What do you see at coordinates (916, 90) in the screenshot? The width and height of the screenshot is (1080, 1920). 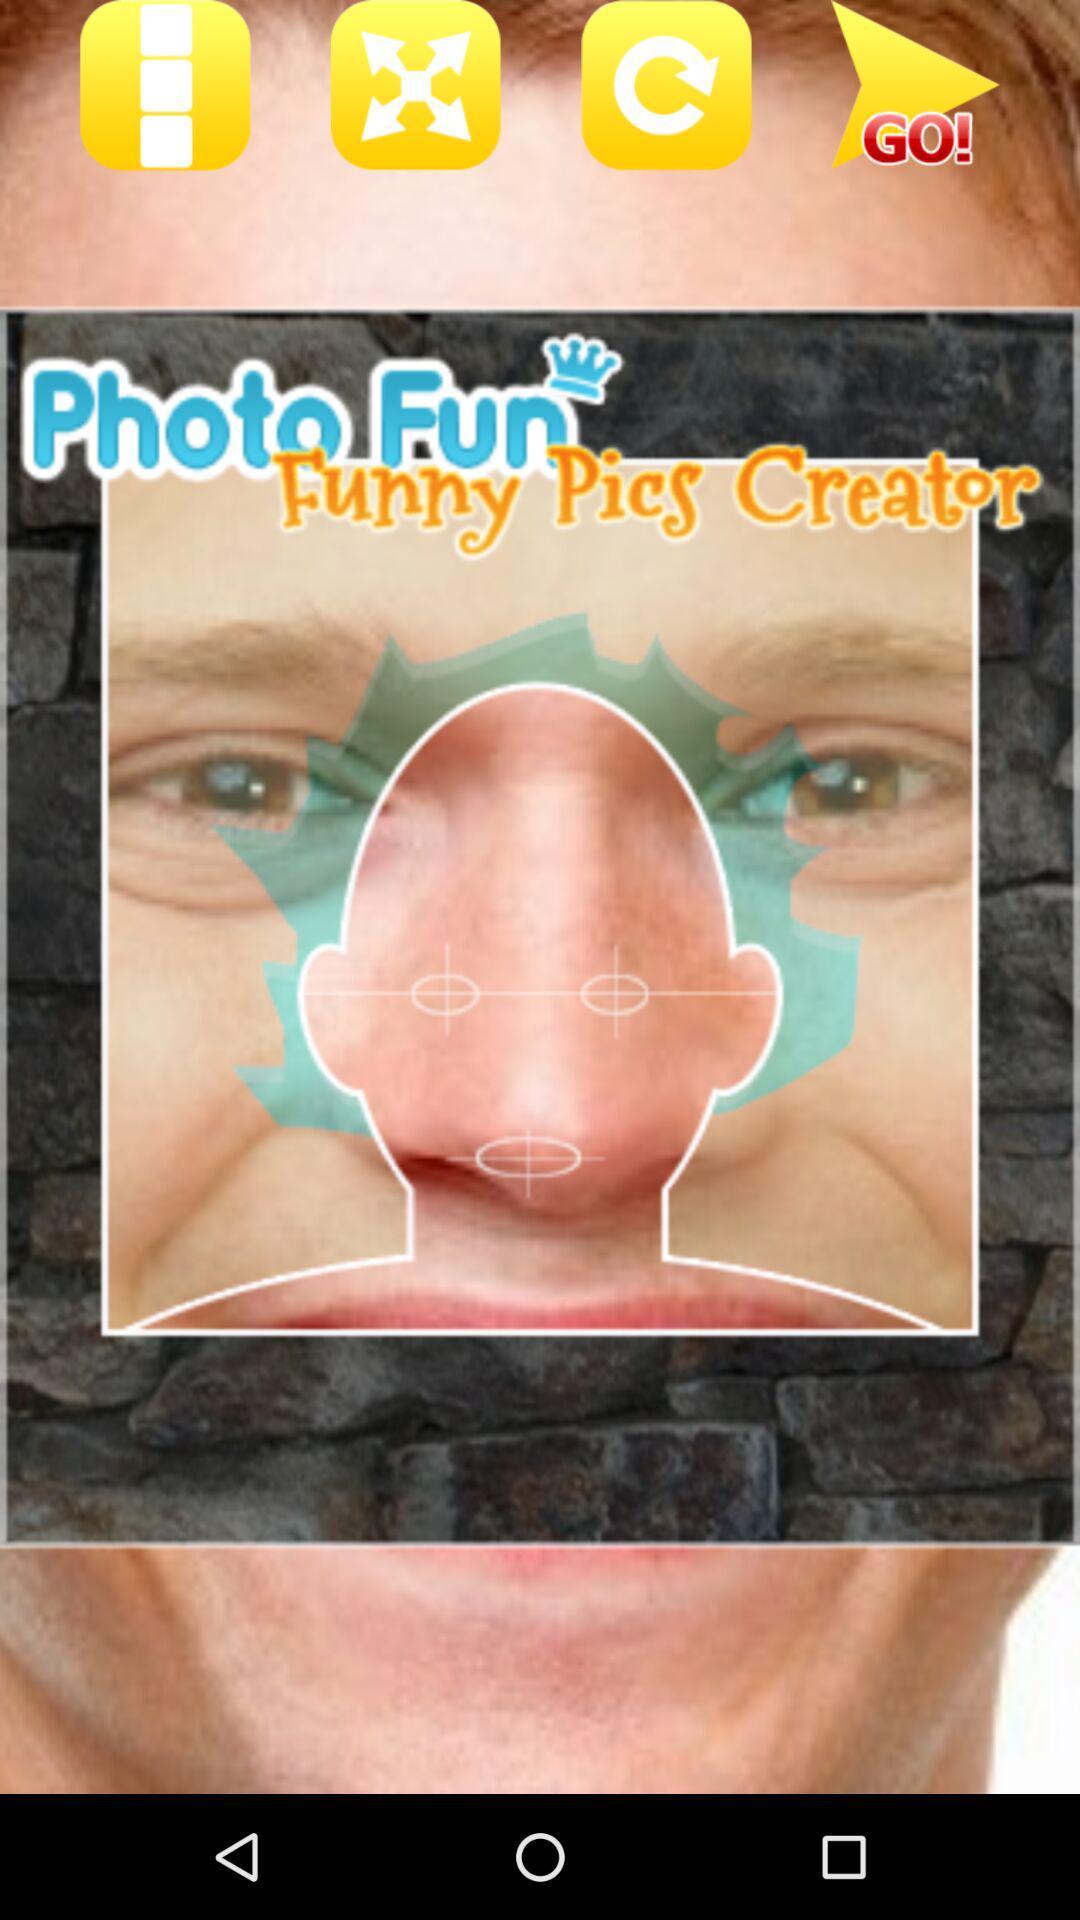 I see `the arrow_forward icon` at bounding box center [916, 90].